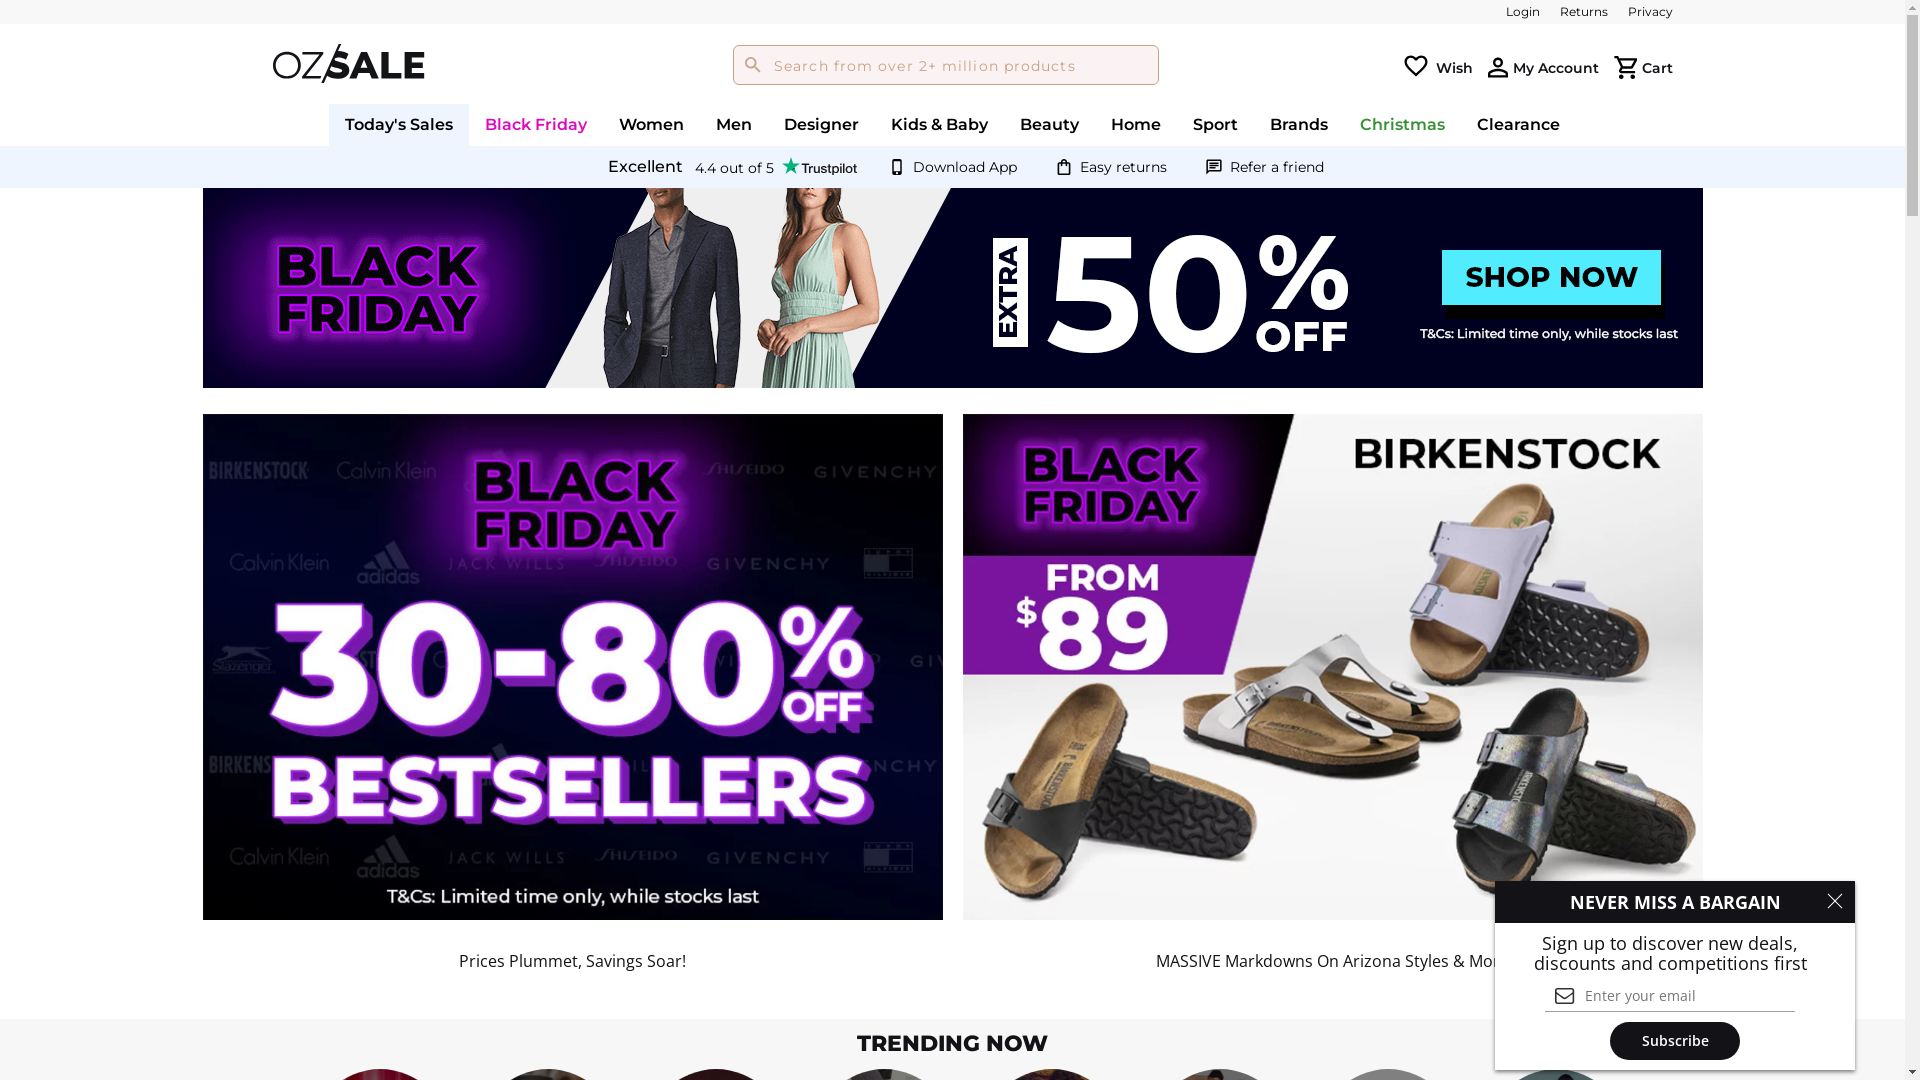 The image size is (1920, 1080). What do you see at coordinates (1609, 1040) in the screenshot?
I see `'Subscribe'` at bounding box center [1609, 1040].